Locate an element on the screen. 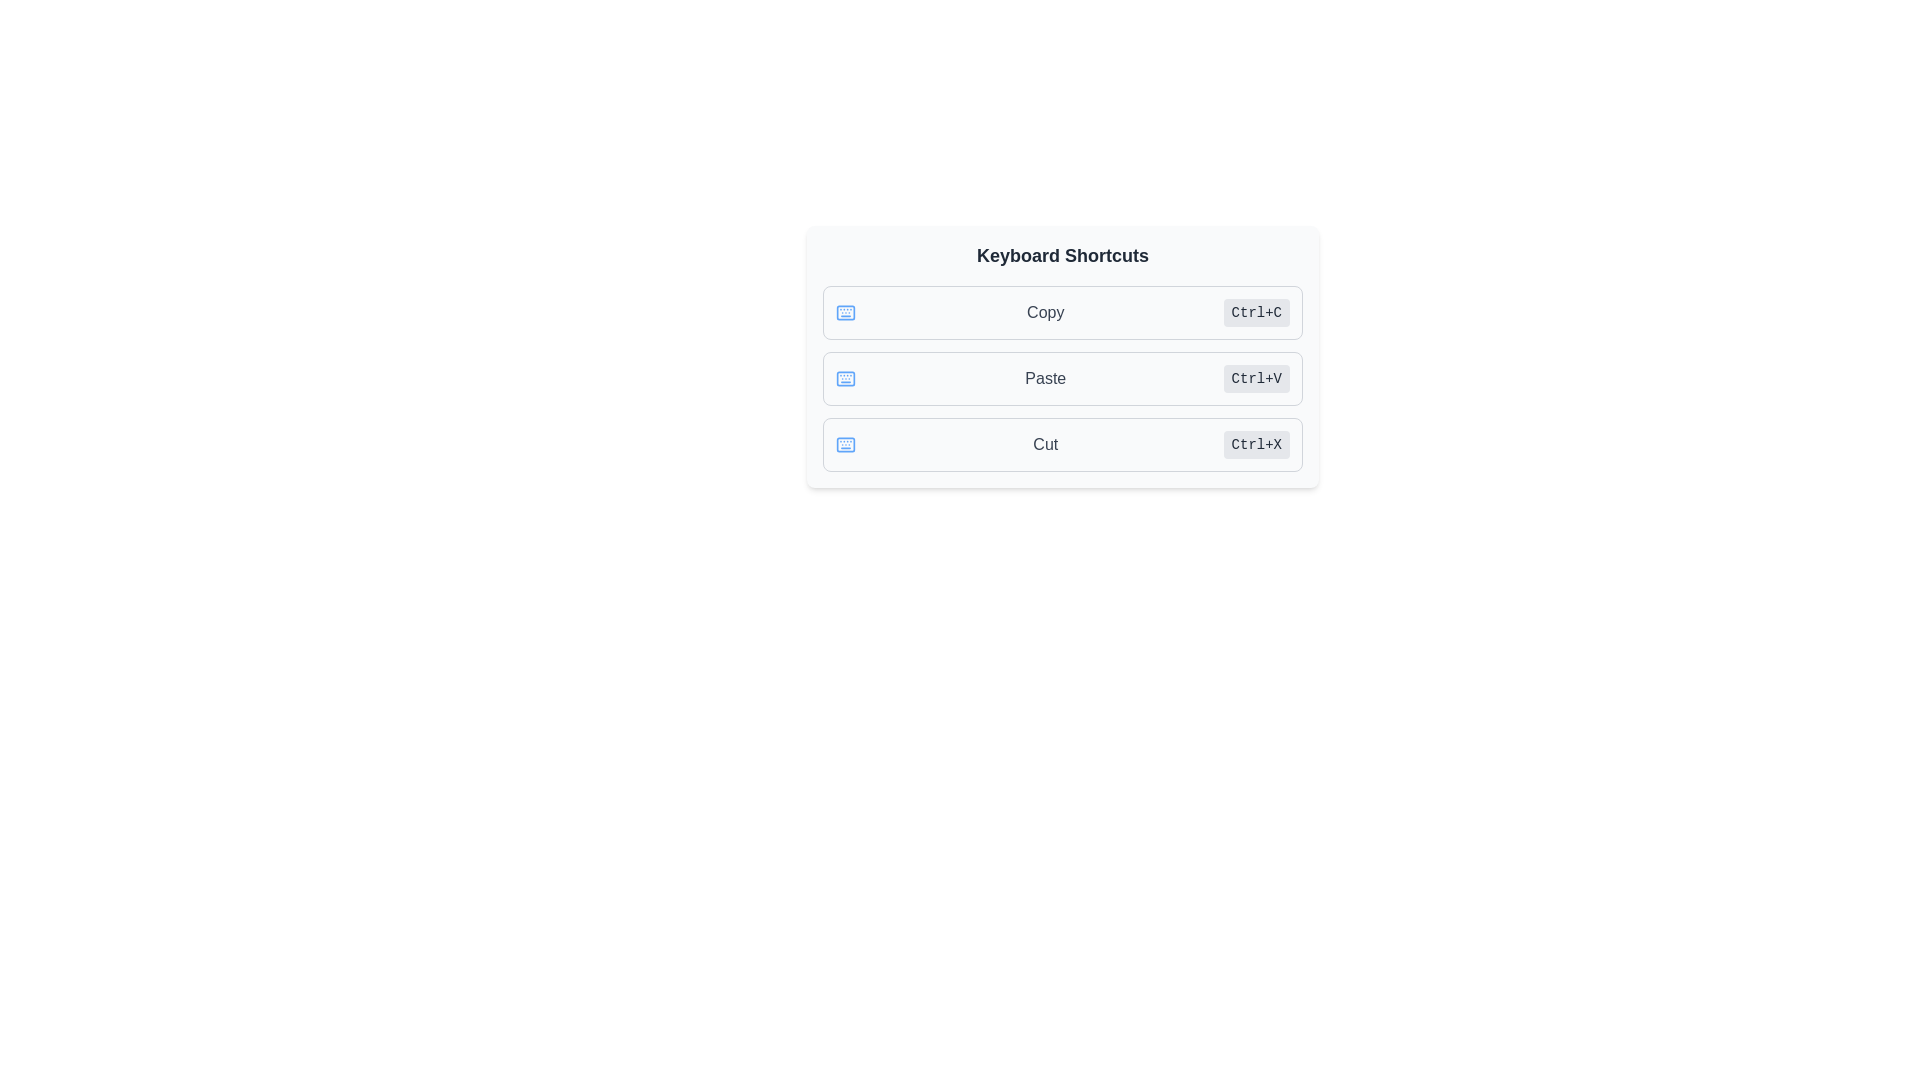 This screenshot has height=1080, width=1920. the small rounded rectangular badge displaying the keyboard shortcut 'Ctrl+C', which is located next to the label 'Copy' in the top row of the action list is located at coordinates (1255, 312).